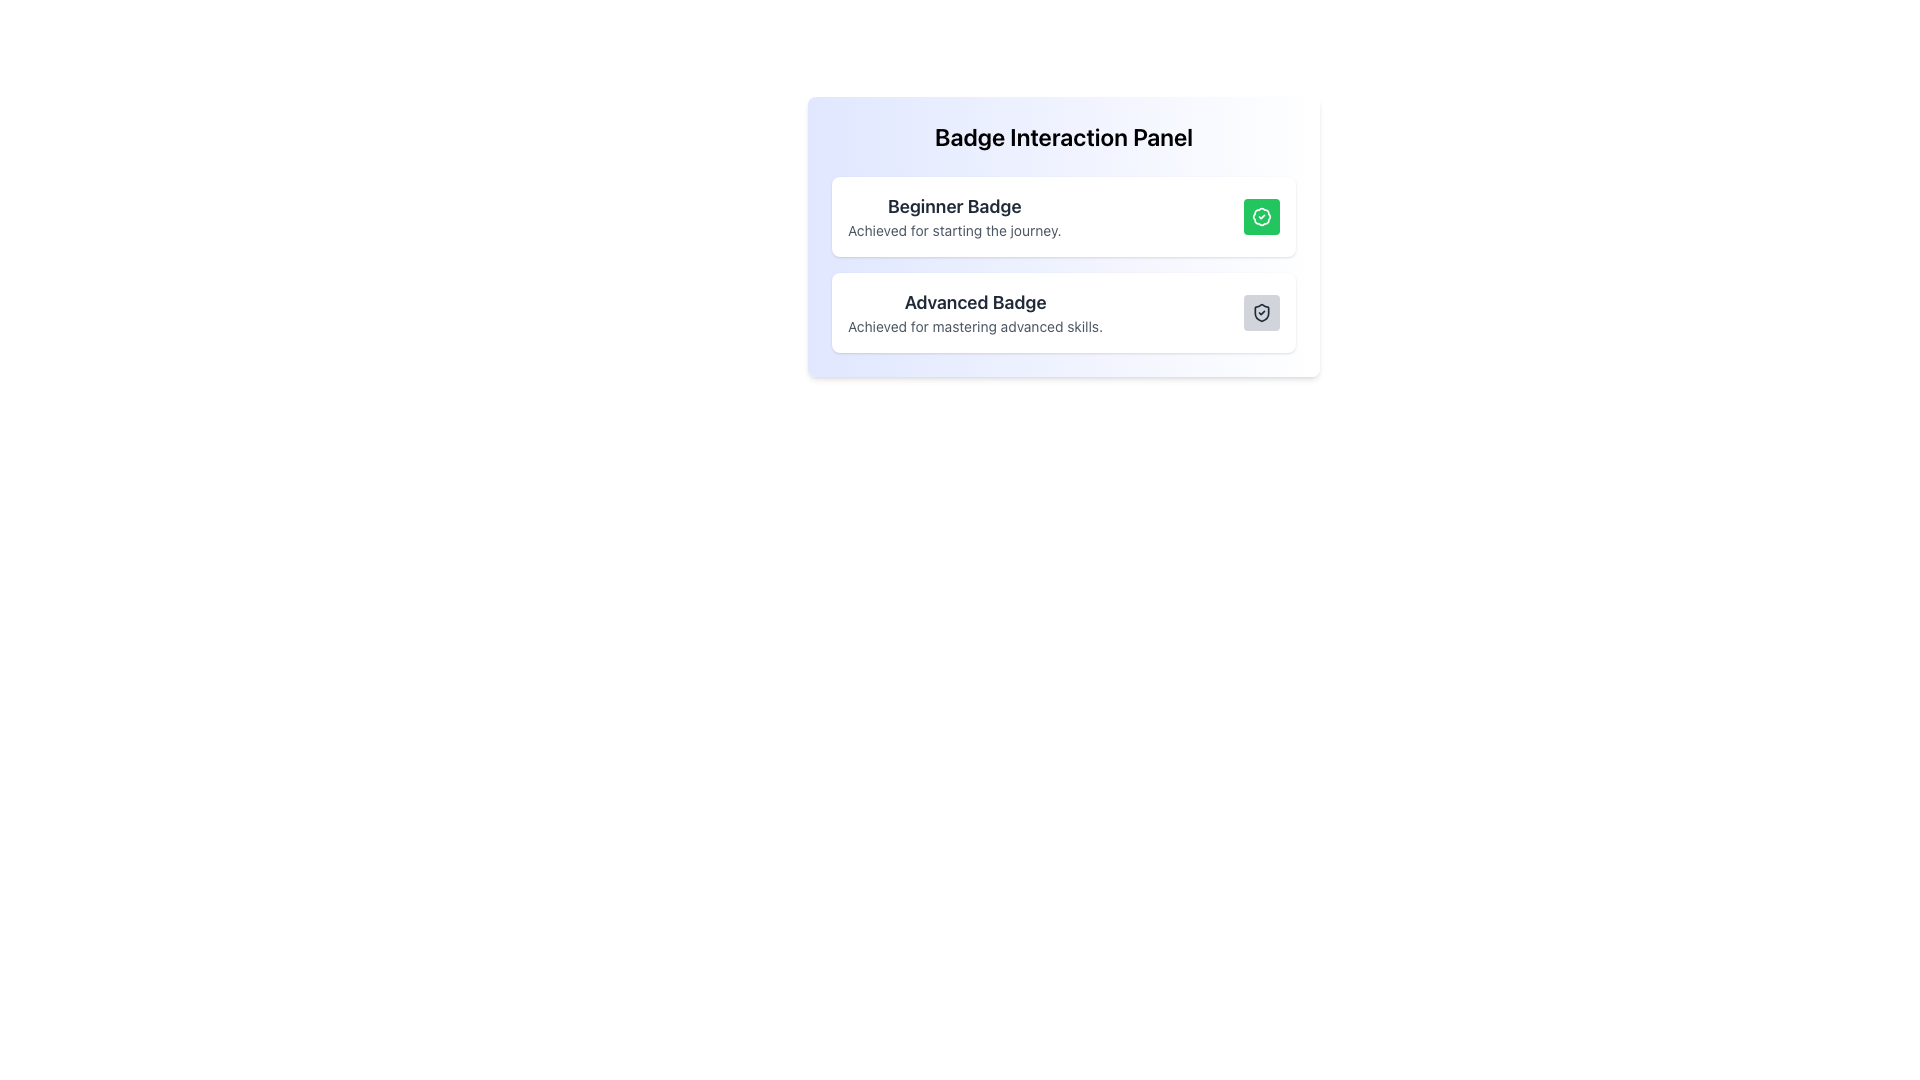  I want to click on 'Beginner Badge' text label, which is a bold and large font element located at the top of the Badge Interaction Panel, to understand the badge category, so click(953, 207).